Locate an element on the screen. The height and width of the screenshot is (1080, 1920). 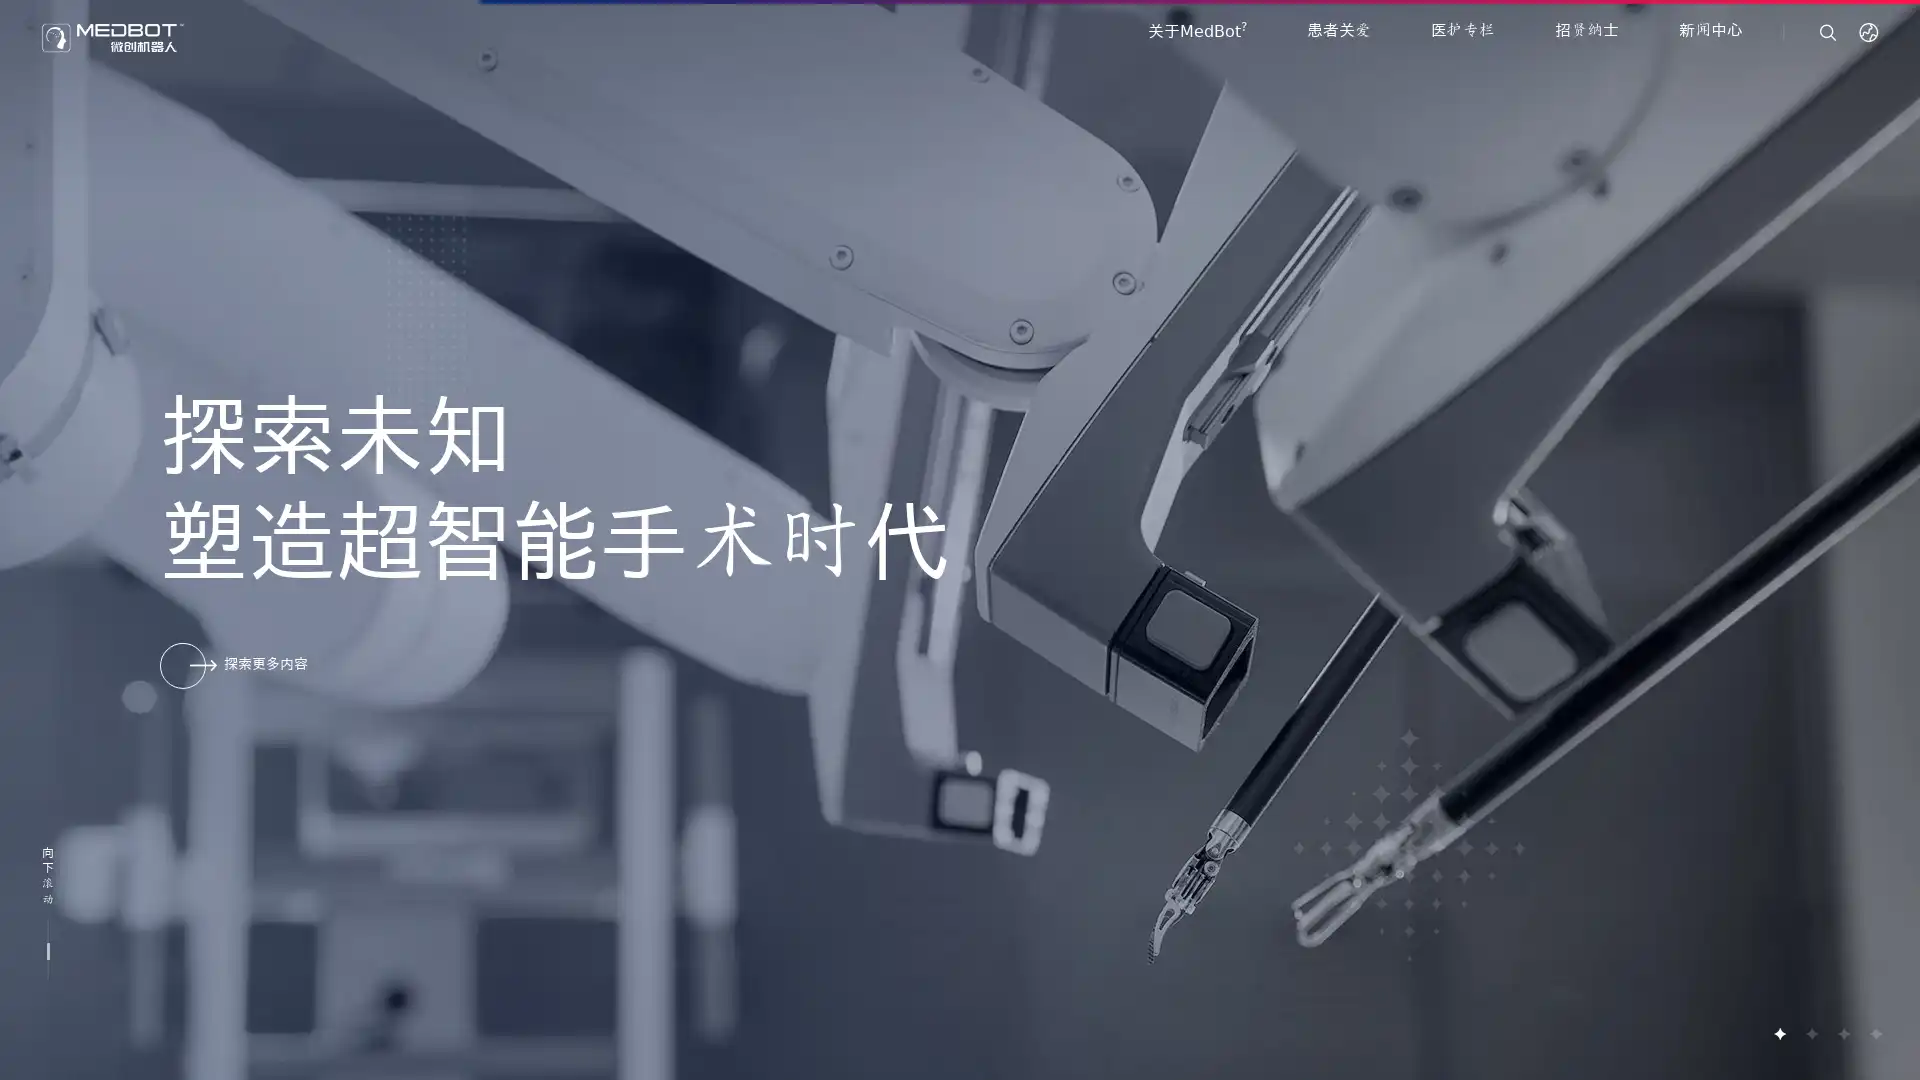
Go to slide 4 is located at coordinates (1874, 1033).